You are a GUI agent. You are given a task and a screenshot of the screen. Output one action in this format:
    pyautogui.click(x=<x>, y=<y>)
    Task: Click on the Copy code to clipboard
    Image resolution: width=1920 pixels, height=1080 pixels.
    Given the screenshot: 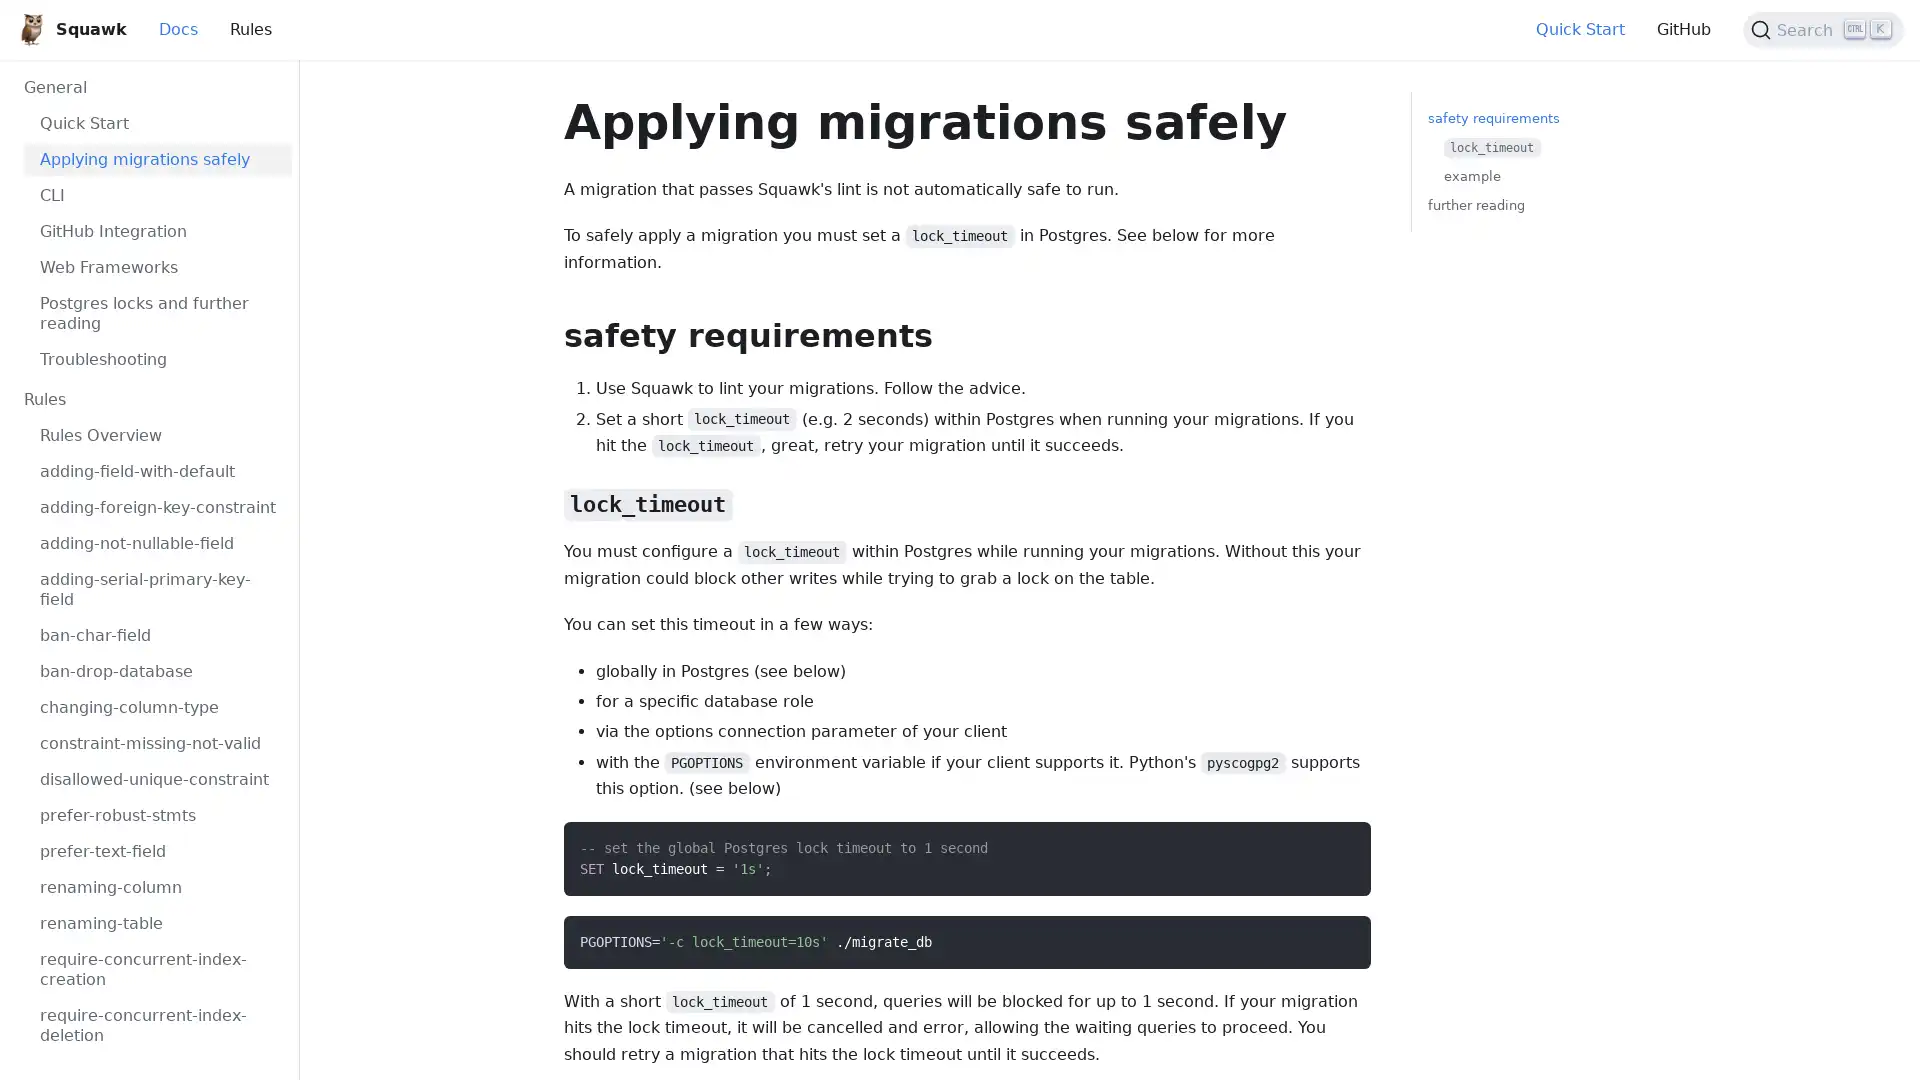 What is the action you would take?
    pyautogui.click(x=1338, y=844)
    